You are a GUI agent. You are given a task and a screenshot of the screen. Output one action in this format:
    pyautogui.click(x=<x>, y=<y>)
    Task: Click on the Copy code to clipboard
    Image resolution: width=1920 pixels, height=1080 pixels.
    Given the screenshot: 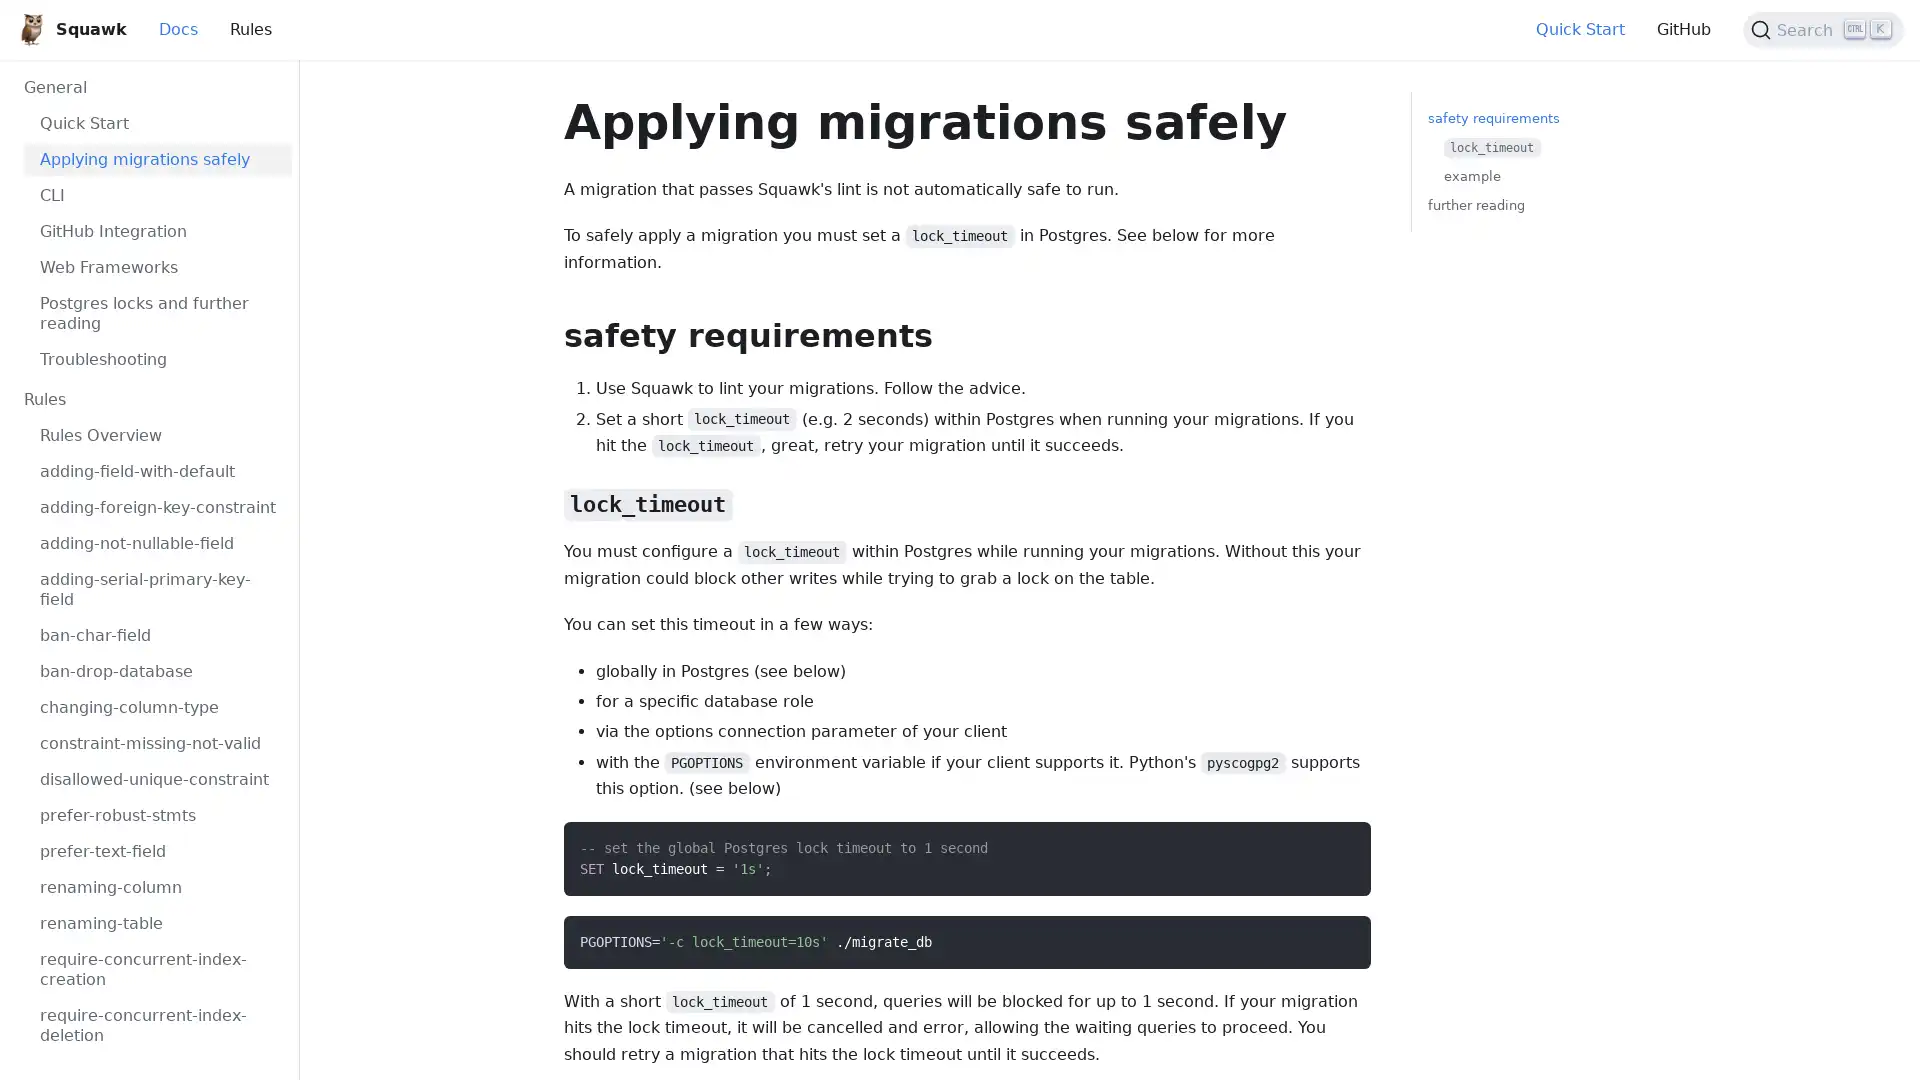 What is the action you would take?
    pyautogui.click(x=1338, y=844)
    